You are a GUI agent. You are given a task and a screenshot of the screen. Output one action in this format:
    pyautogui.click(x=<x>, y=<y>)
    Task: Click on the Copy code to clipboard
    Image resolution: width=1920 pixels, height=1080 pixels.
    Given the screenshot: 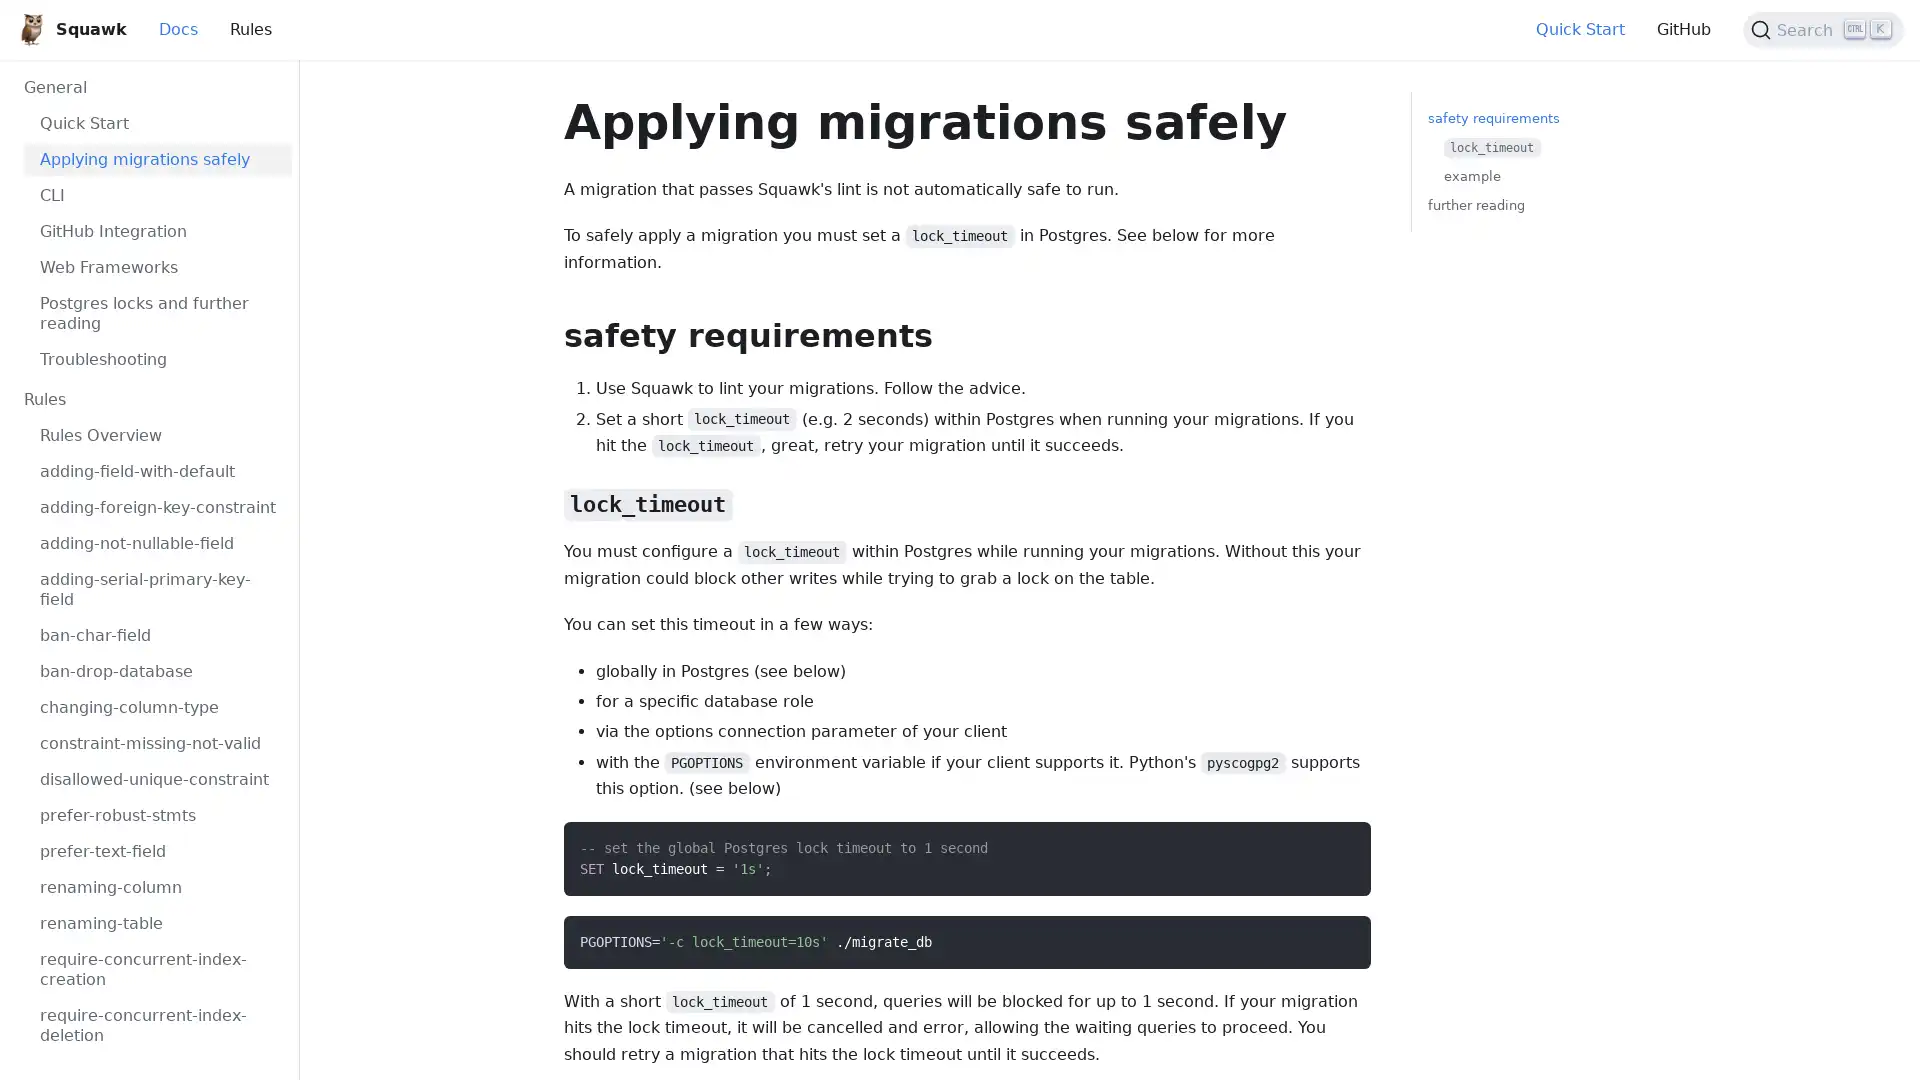 What is the action you would take?
    pyautogui.click(x=1338, y=844)
    